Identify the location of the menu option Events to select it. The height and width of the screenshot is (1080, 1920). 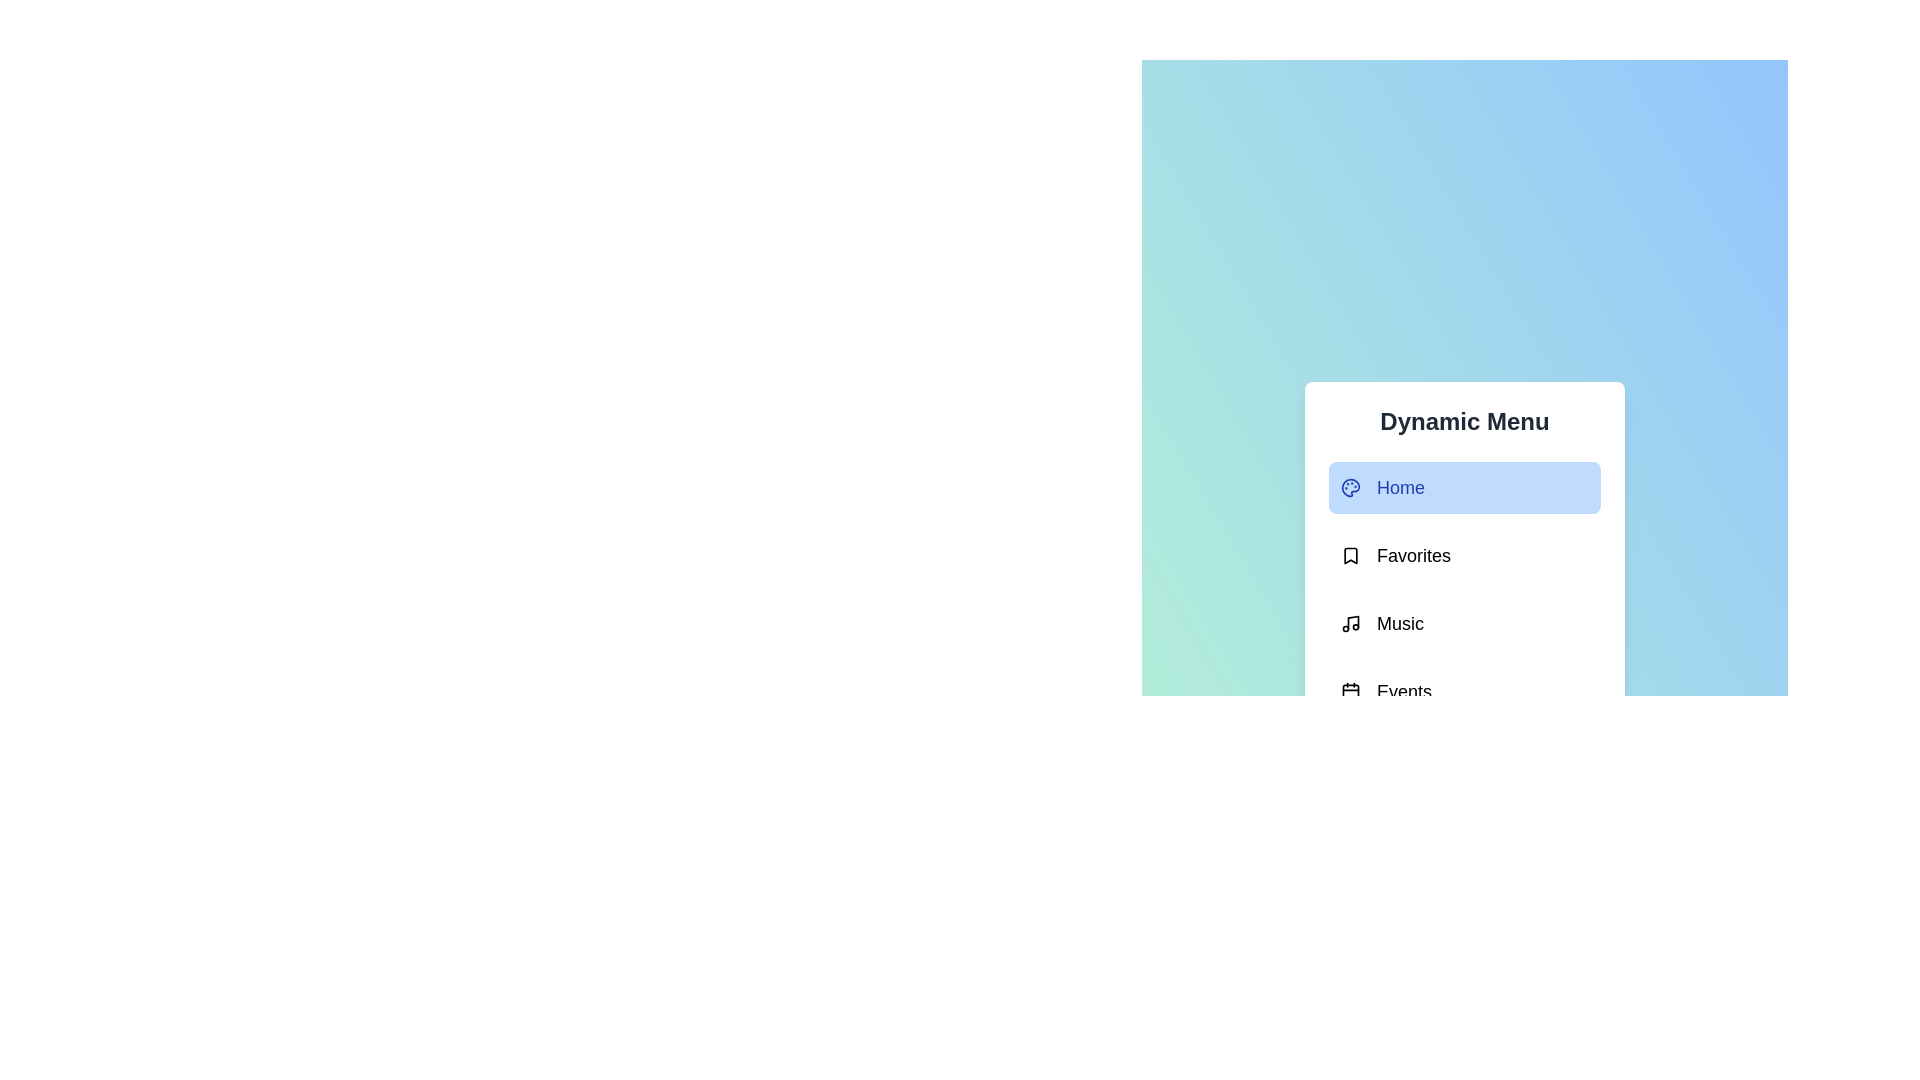
(1464, 690).